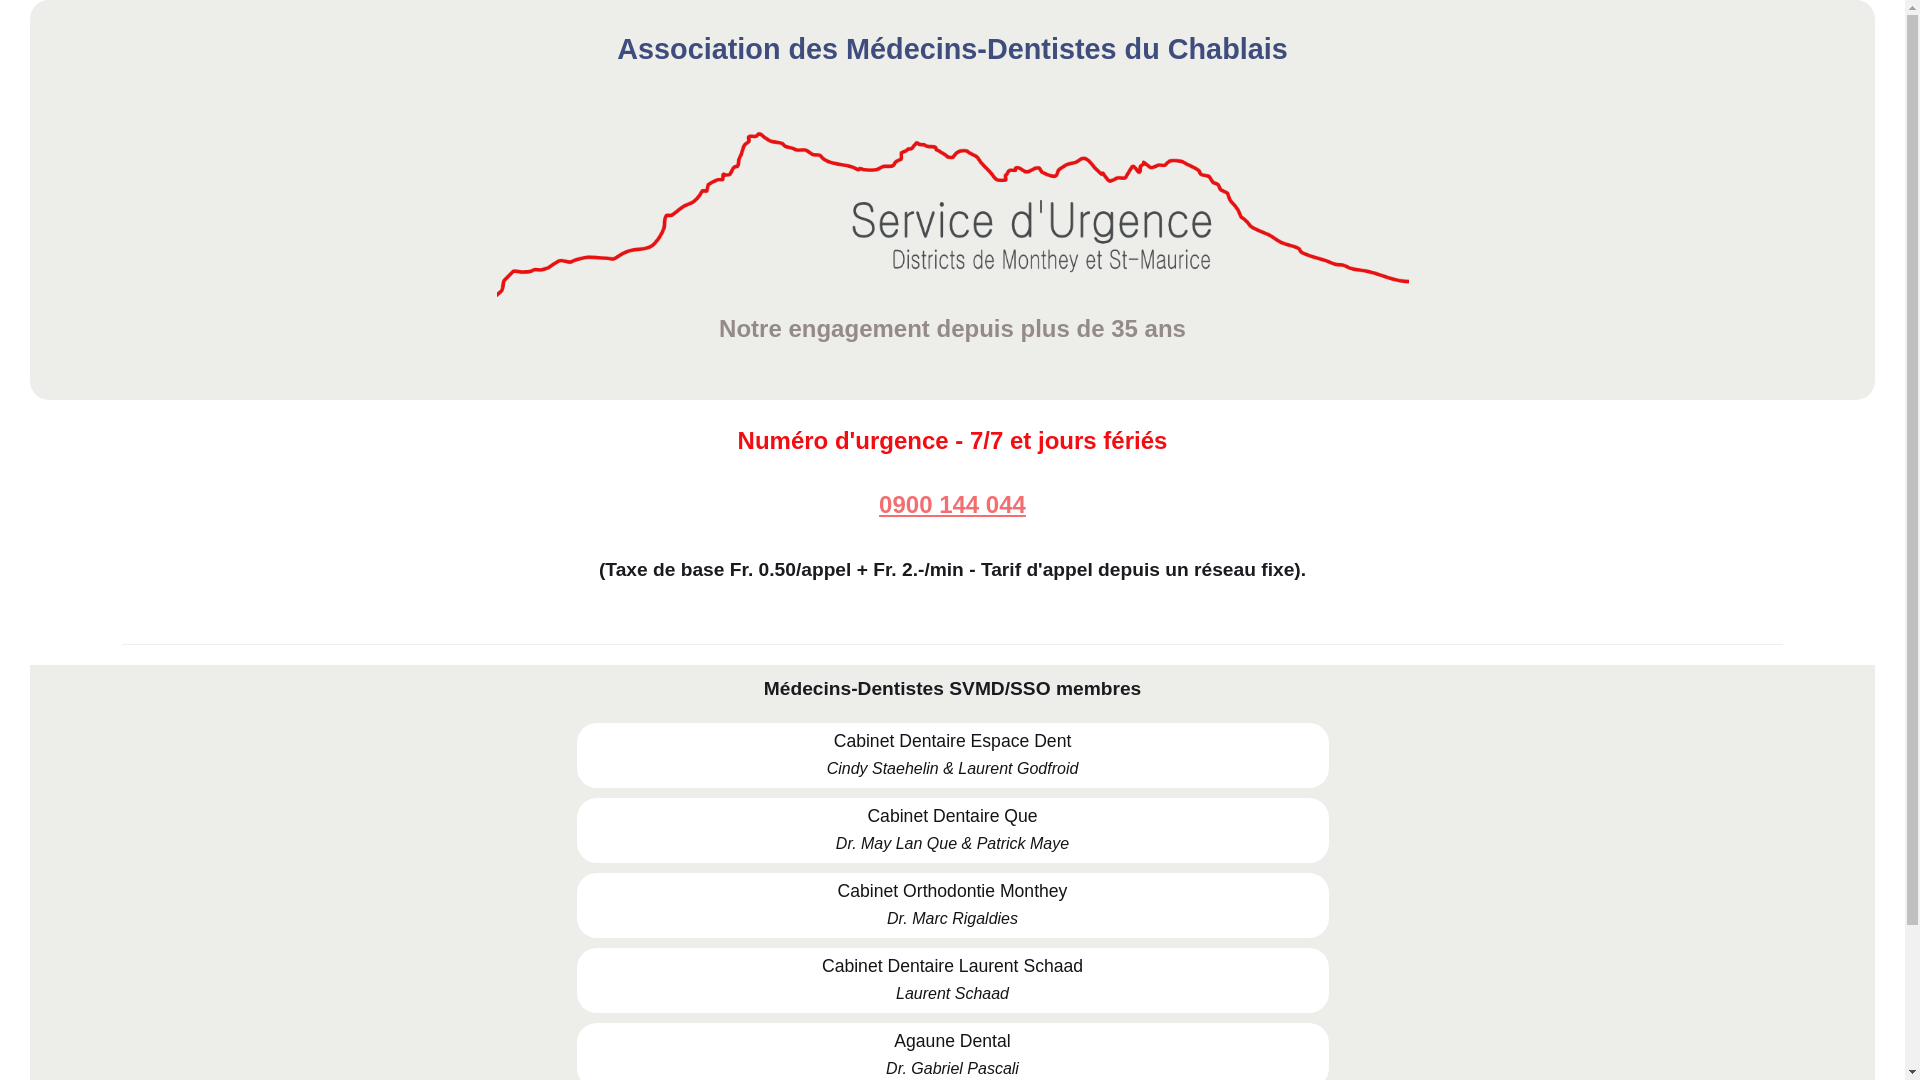 The height and width of the screenshot is (1080, 1920). What do you see at coordinates (951, 504) in the screenshot?
I see `'0900 144 044'` at bounding box center [951, 504].